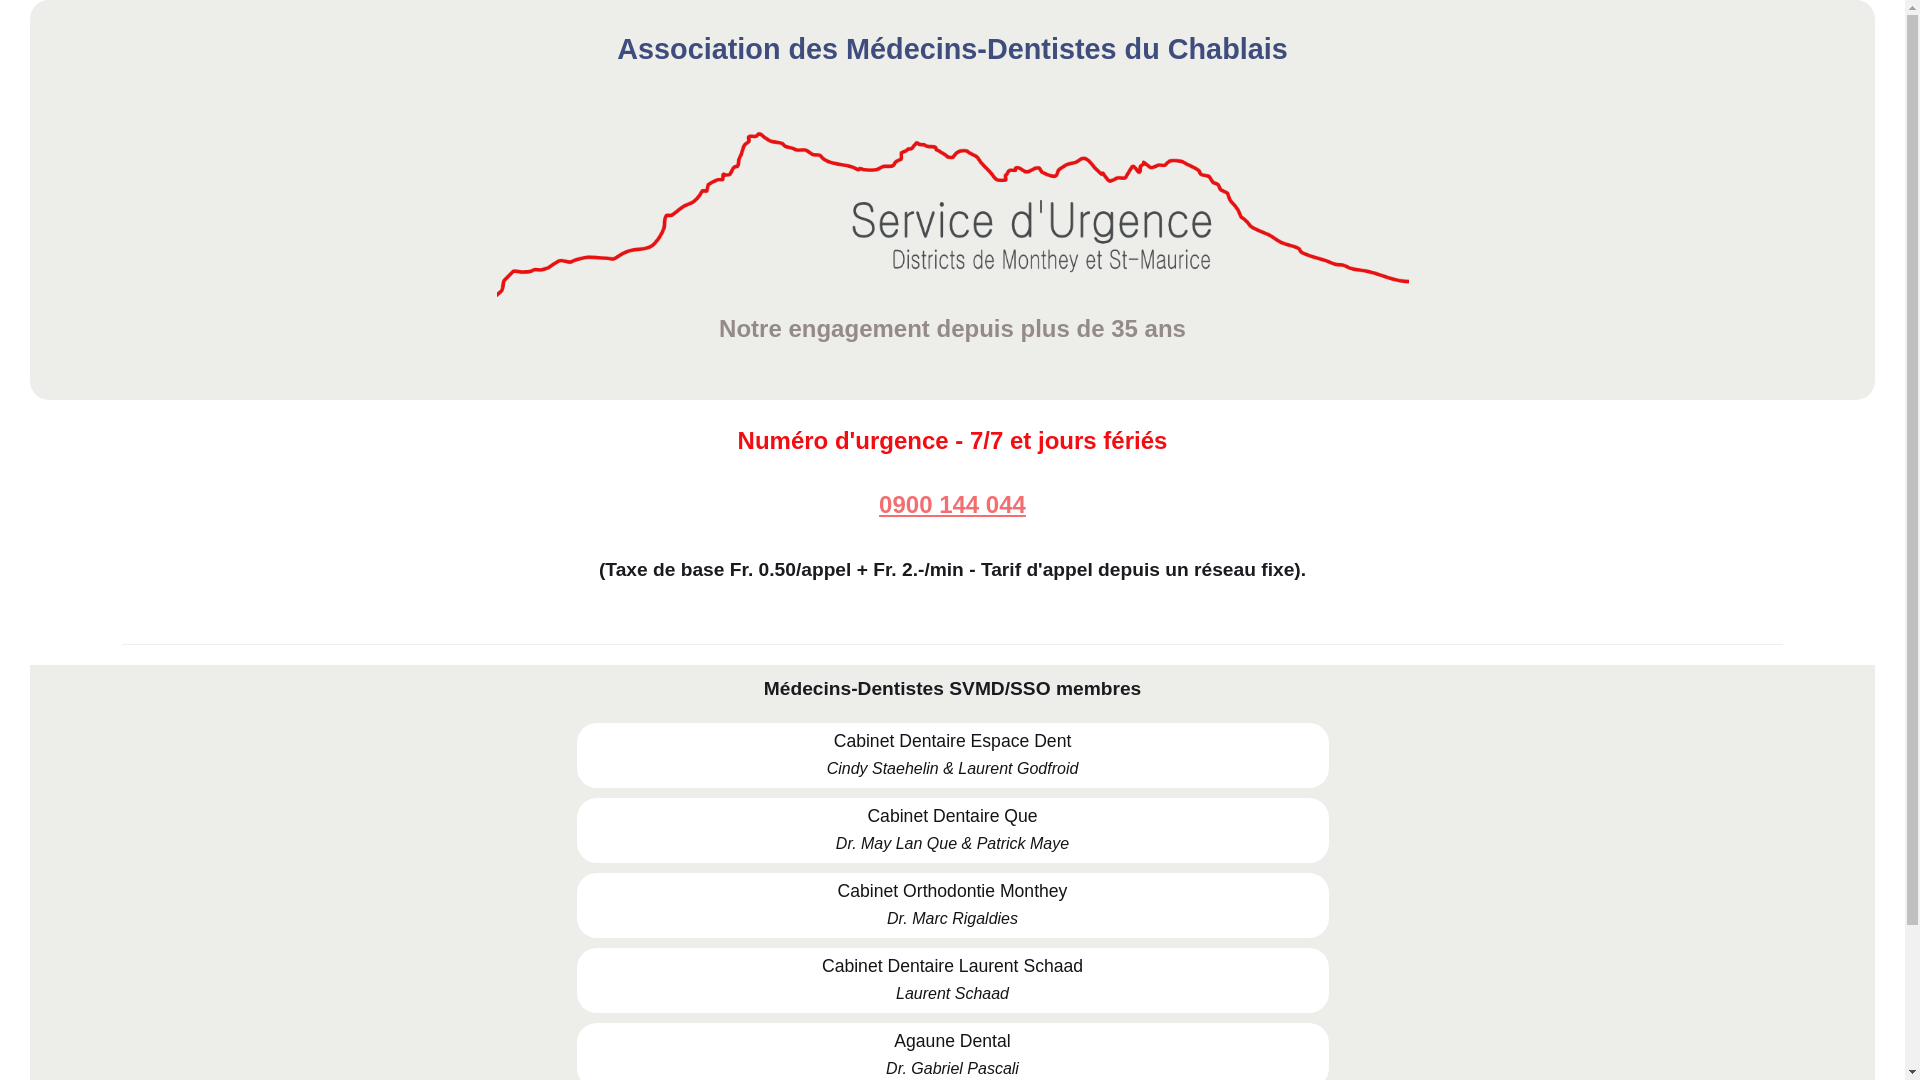 The height and width of the screenshot is (1080, 1920). What do you see at coordinates (951, 504) in the screenshot?
I see `'0900 144 044'` at bounding box center [951, 504].